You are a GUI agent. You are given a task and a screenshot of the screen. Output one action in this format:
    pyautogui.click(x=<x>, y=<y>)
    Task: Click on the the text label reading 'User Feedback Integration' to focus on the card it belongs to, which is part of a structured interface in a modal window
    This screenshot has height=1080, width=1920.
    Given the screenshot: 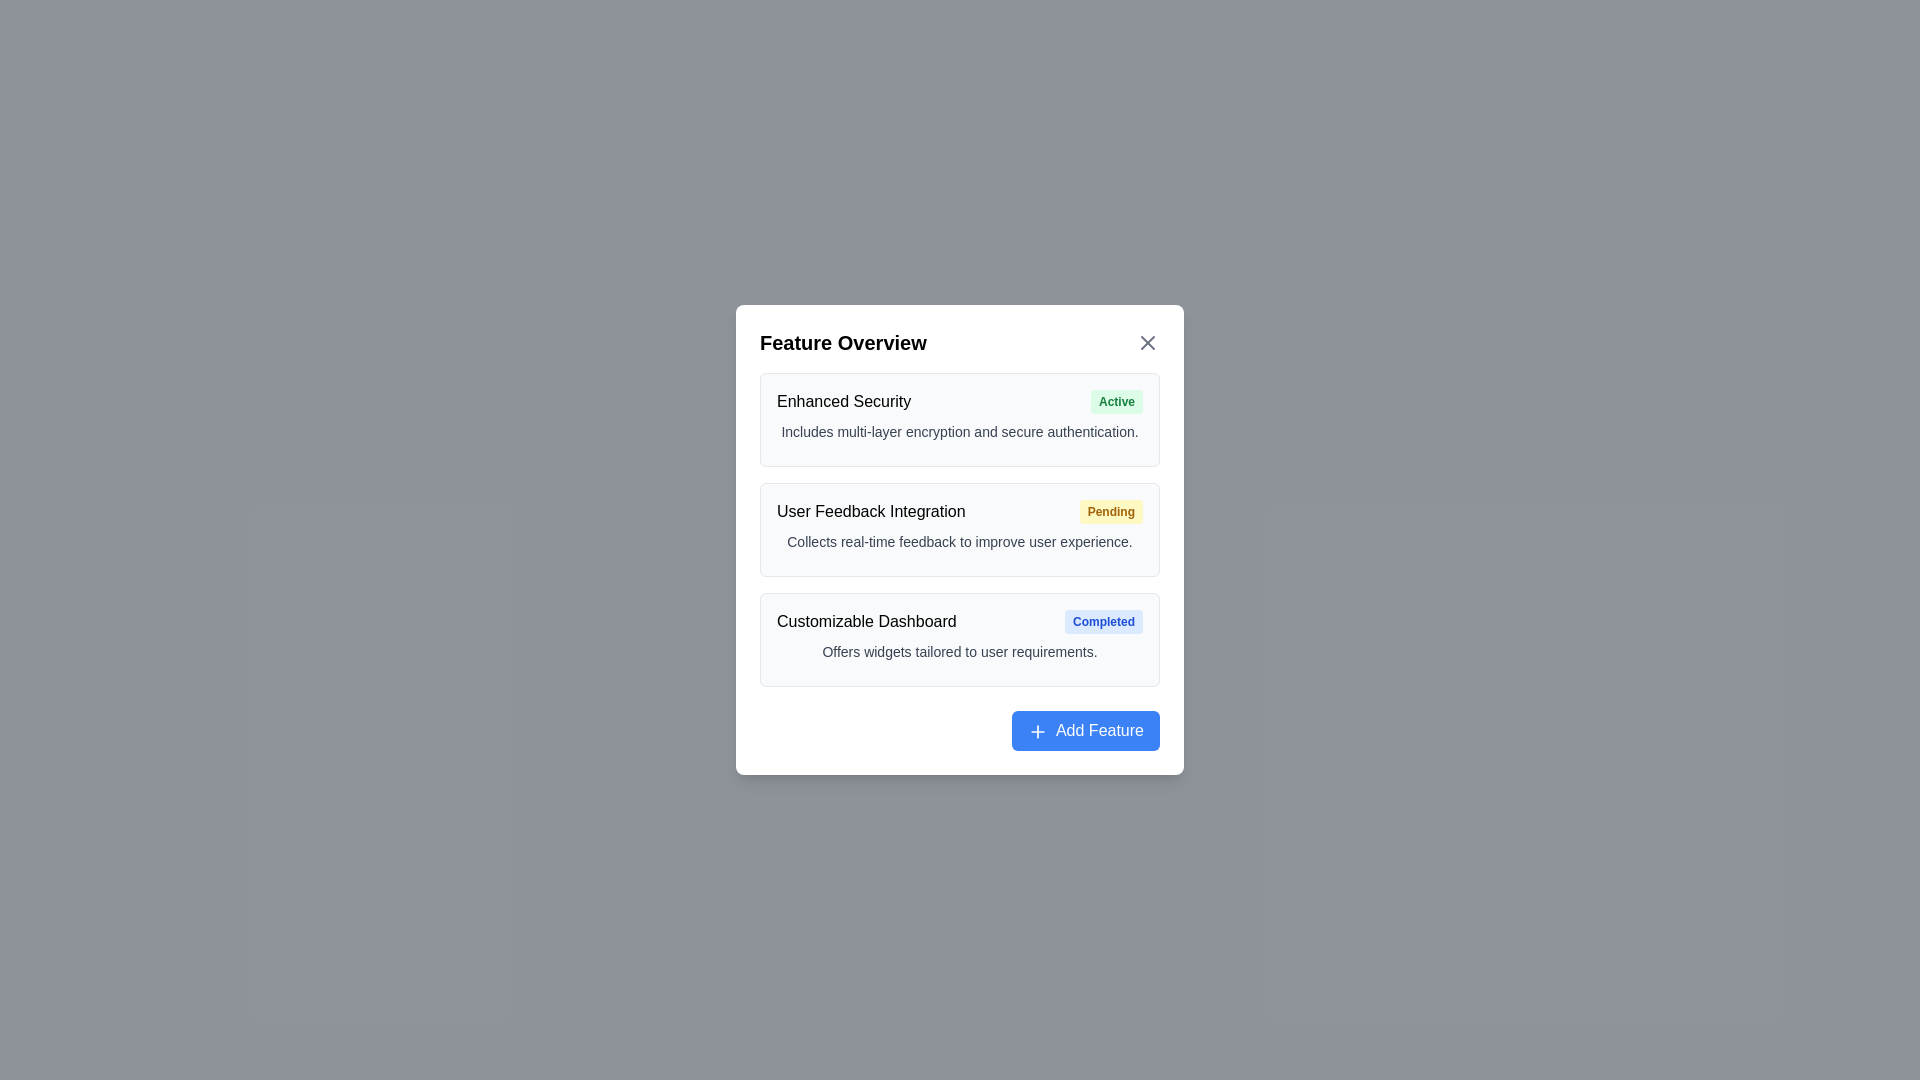 What is the action you would take?
    pyautogui.click(x=871, y=511)
    